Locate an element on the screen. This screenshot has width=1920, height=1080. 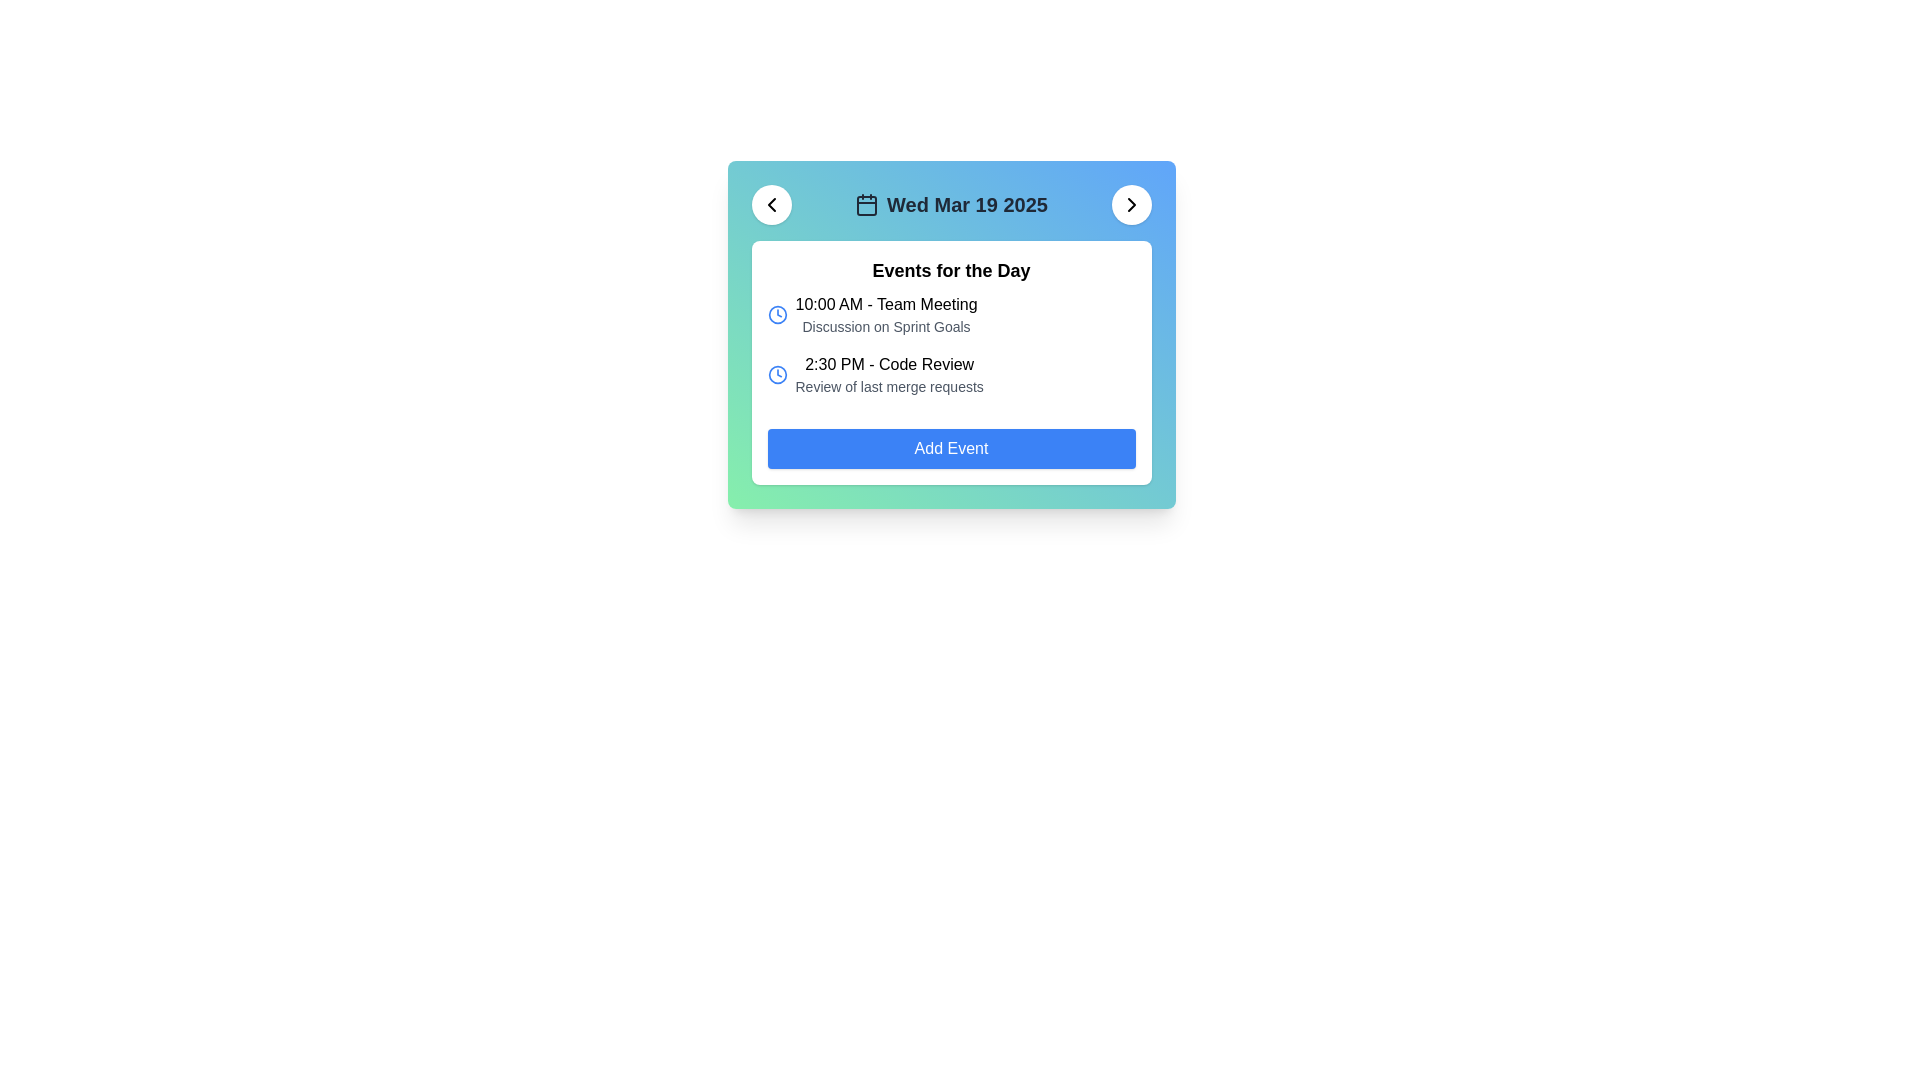
the date text display showing 'Wed Mar 19 2025' which is styled in bold, larger font and colored dark blue is located at coordinates (967, 204).